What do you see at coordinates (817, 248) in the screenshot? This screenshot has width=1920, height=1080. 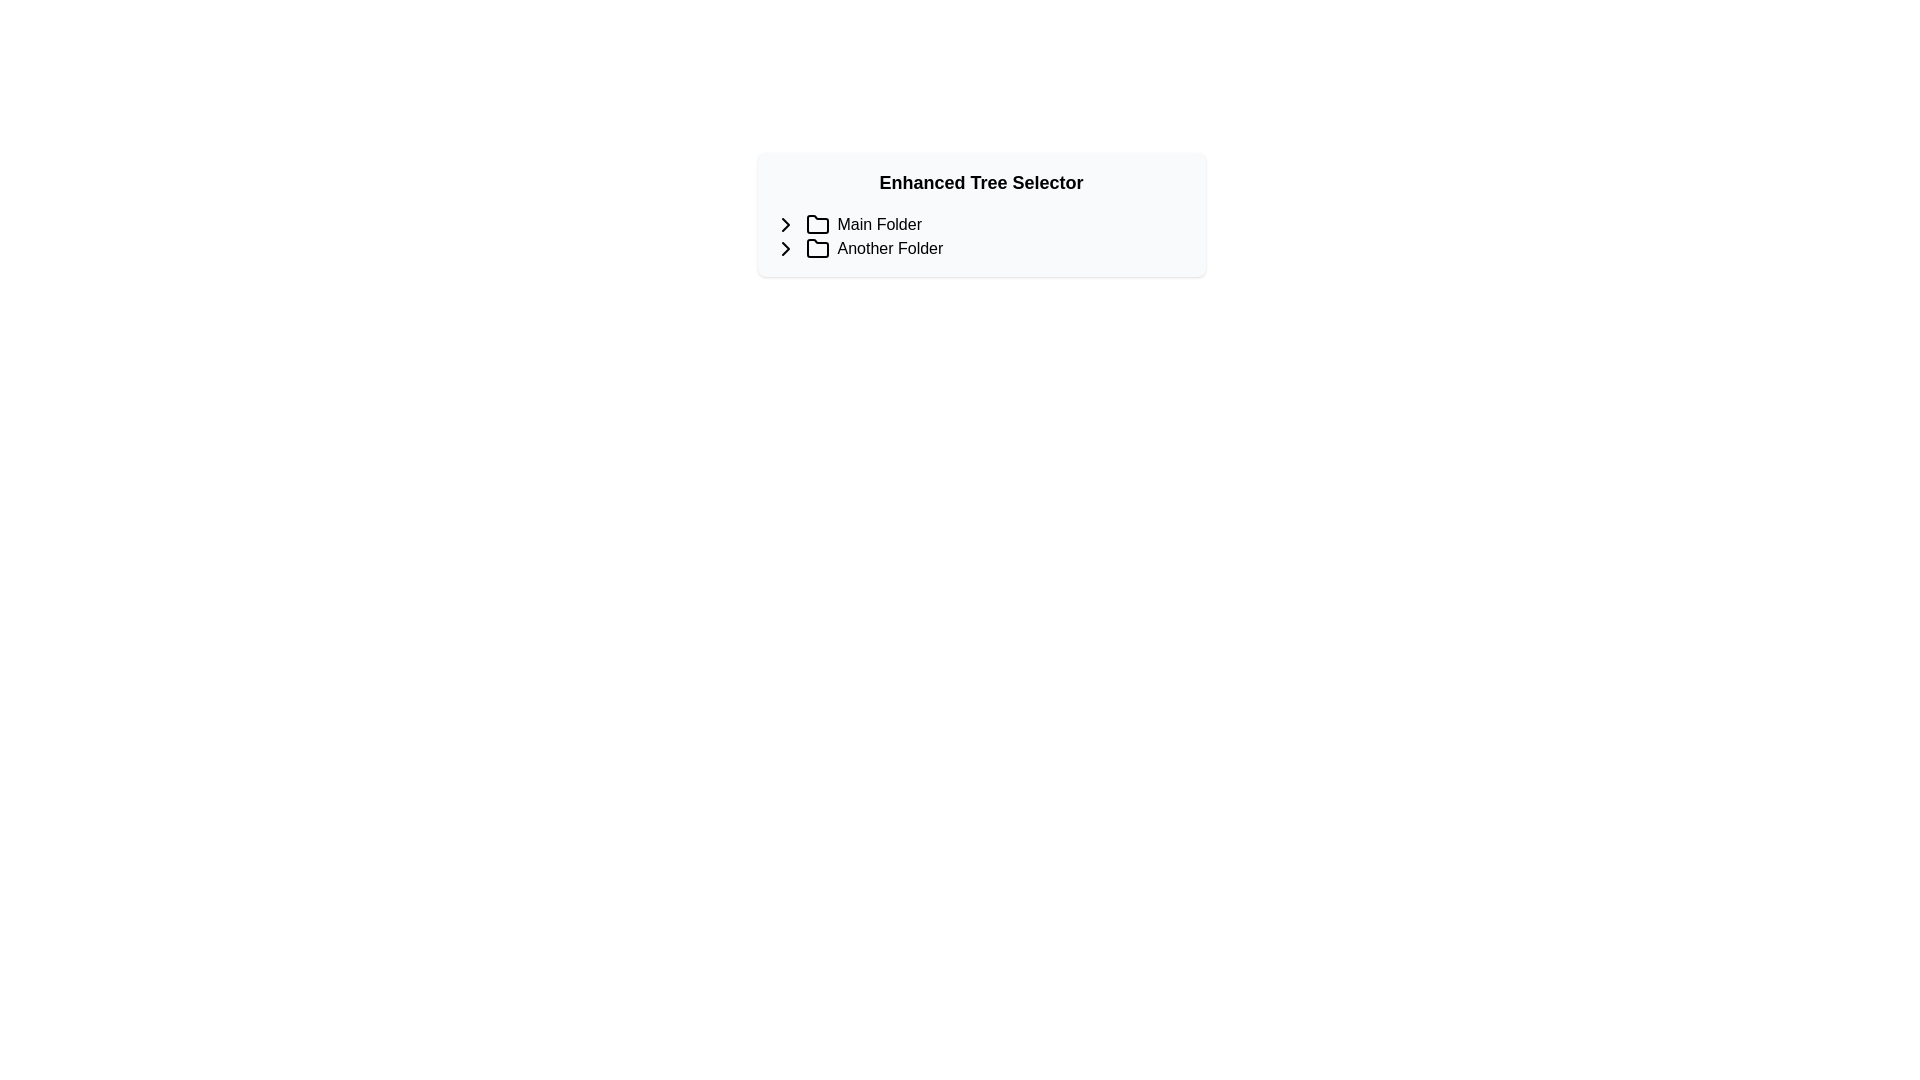 I see `the folder icon located to the left of the text 'Another Folder' within the second item of the list under the header 'Enhanced Tree Selector'` at bounding box center [817, 248].